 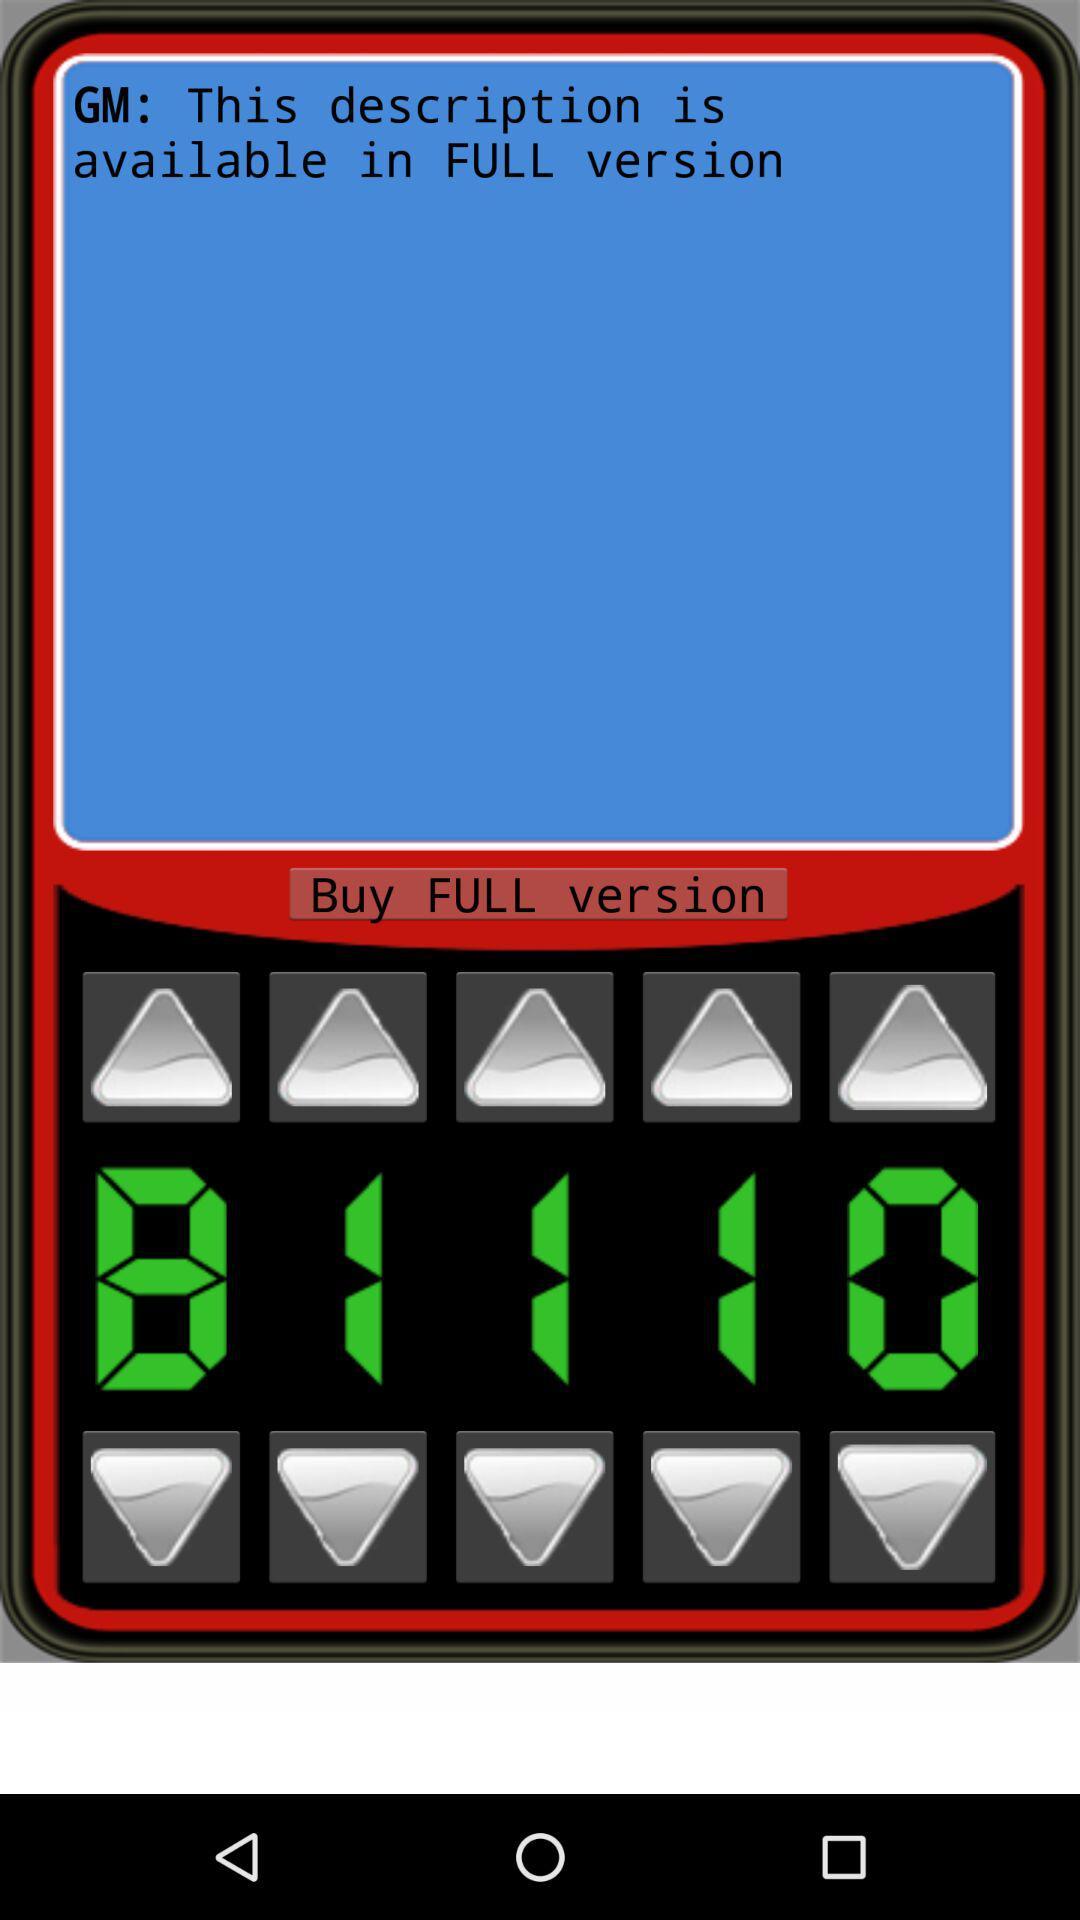 What do you see at coordinates (160, 1612) in the screenshot?
I see `the expand_more icon` at bounding box center [160, 1612].